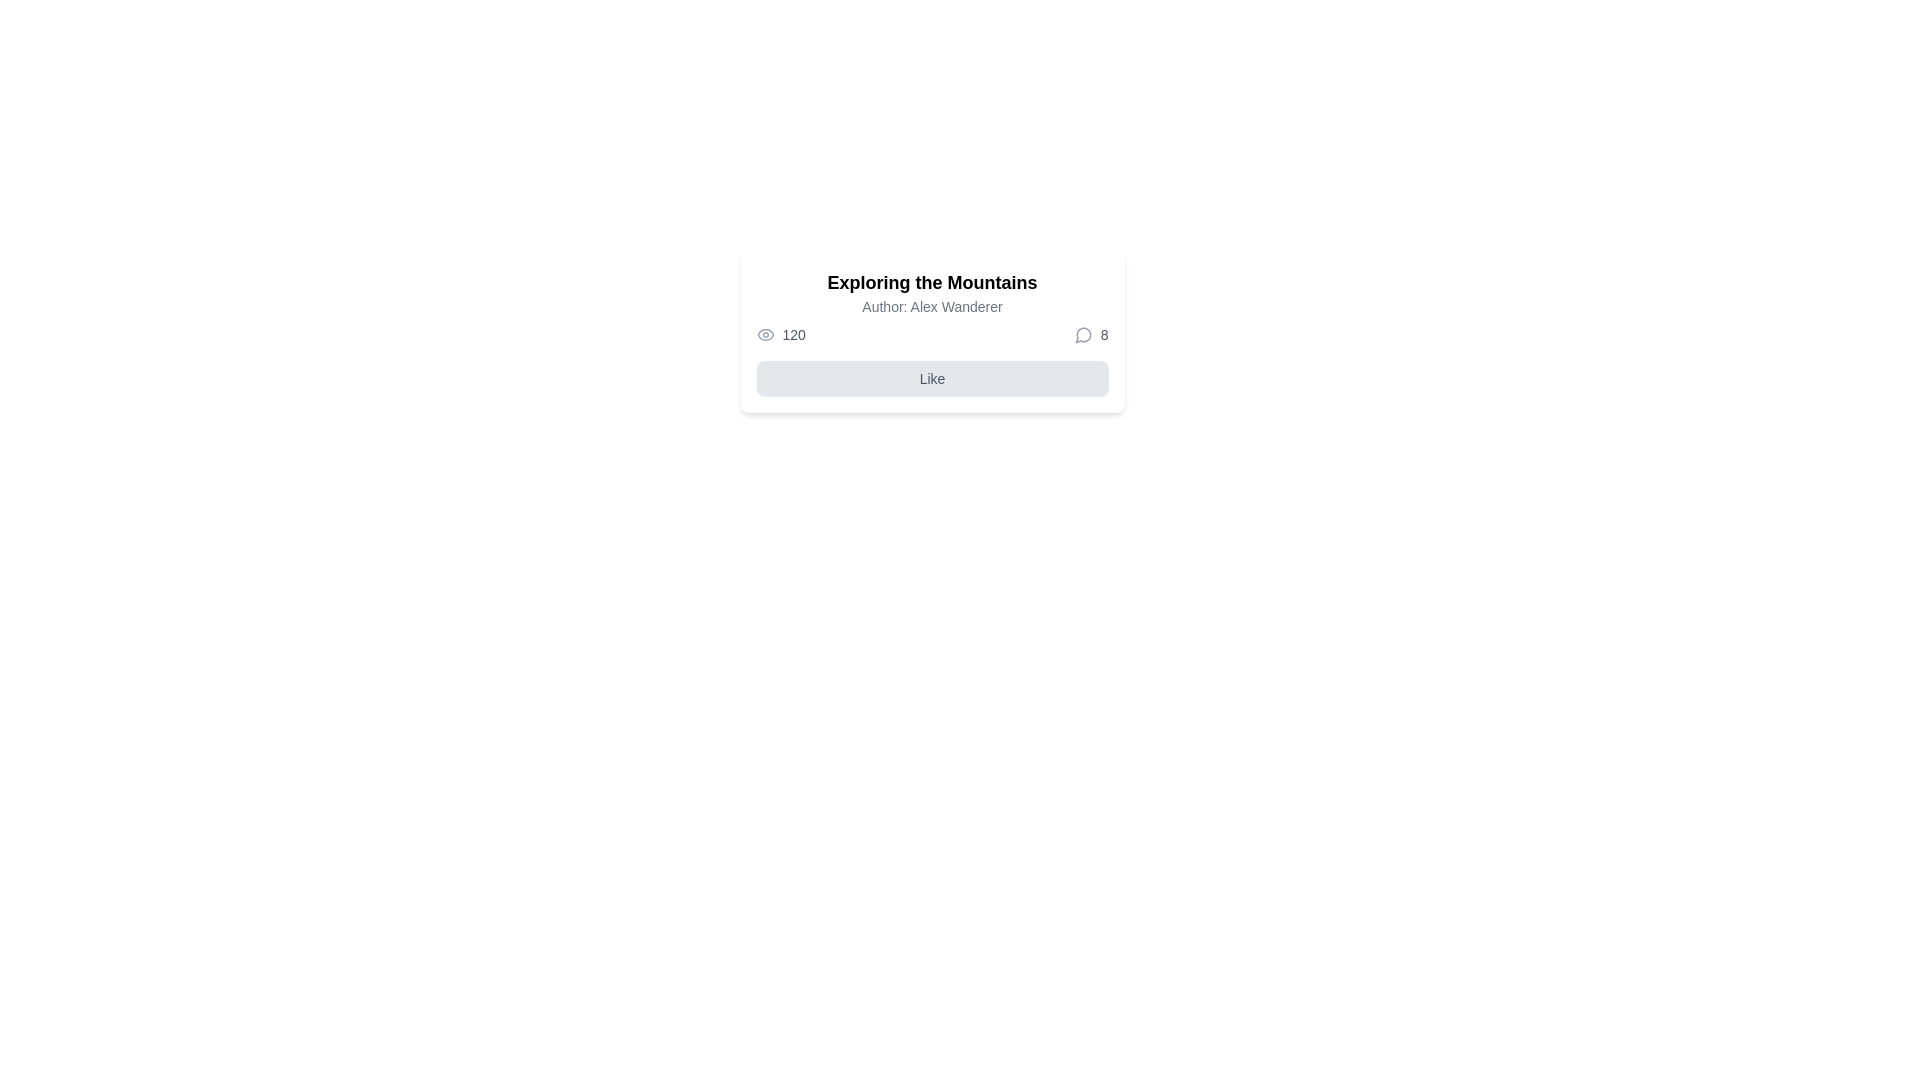 This screenshot has height=1080, width=1920. Describe the element at coordinates (931, 378) in the screenshot. I see `the 'Like' button, which is a horizontally-aligned rectangular button with rounded corners, light gray background, and centered text` at that location.